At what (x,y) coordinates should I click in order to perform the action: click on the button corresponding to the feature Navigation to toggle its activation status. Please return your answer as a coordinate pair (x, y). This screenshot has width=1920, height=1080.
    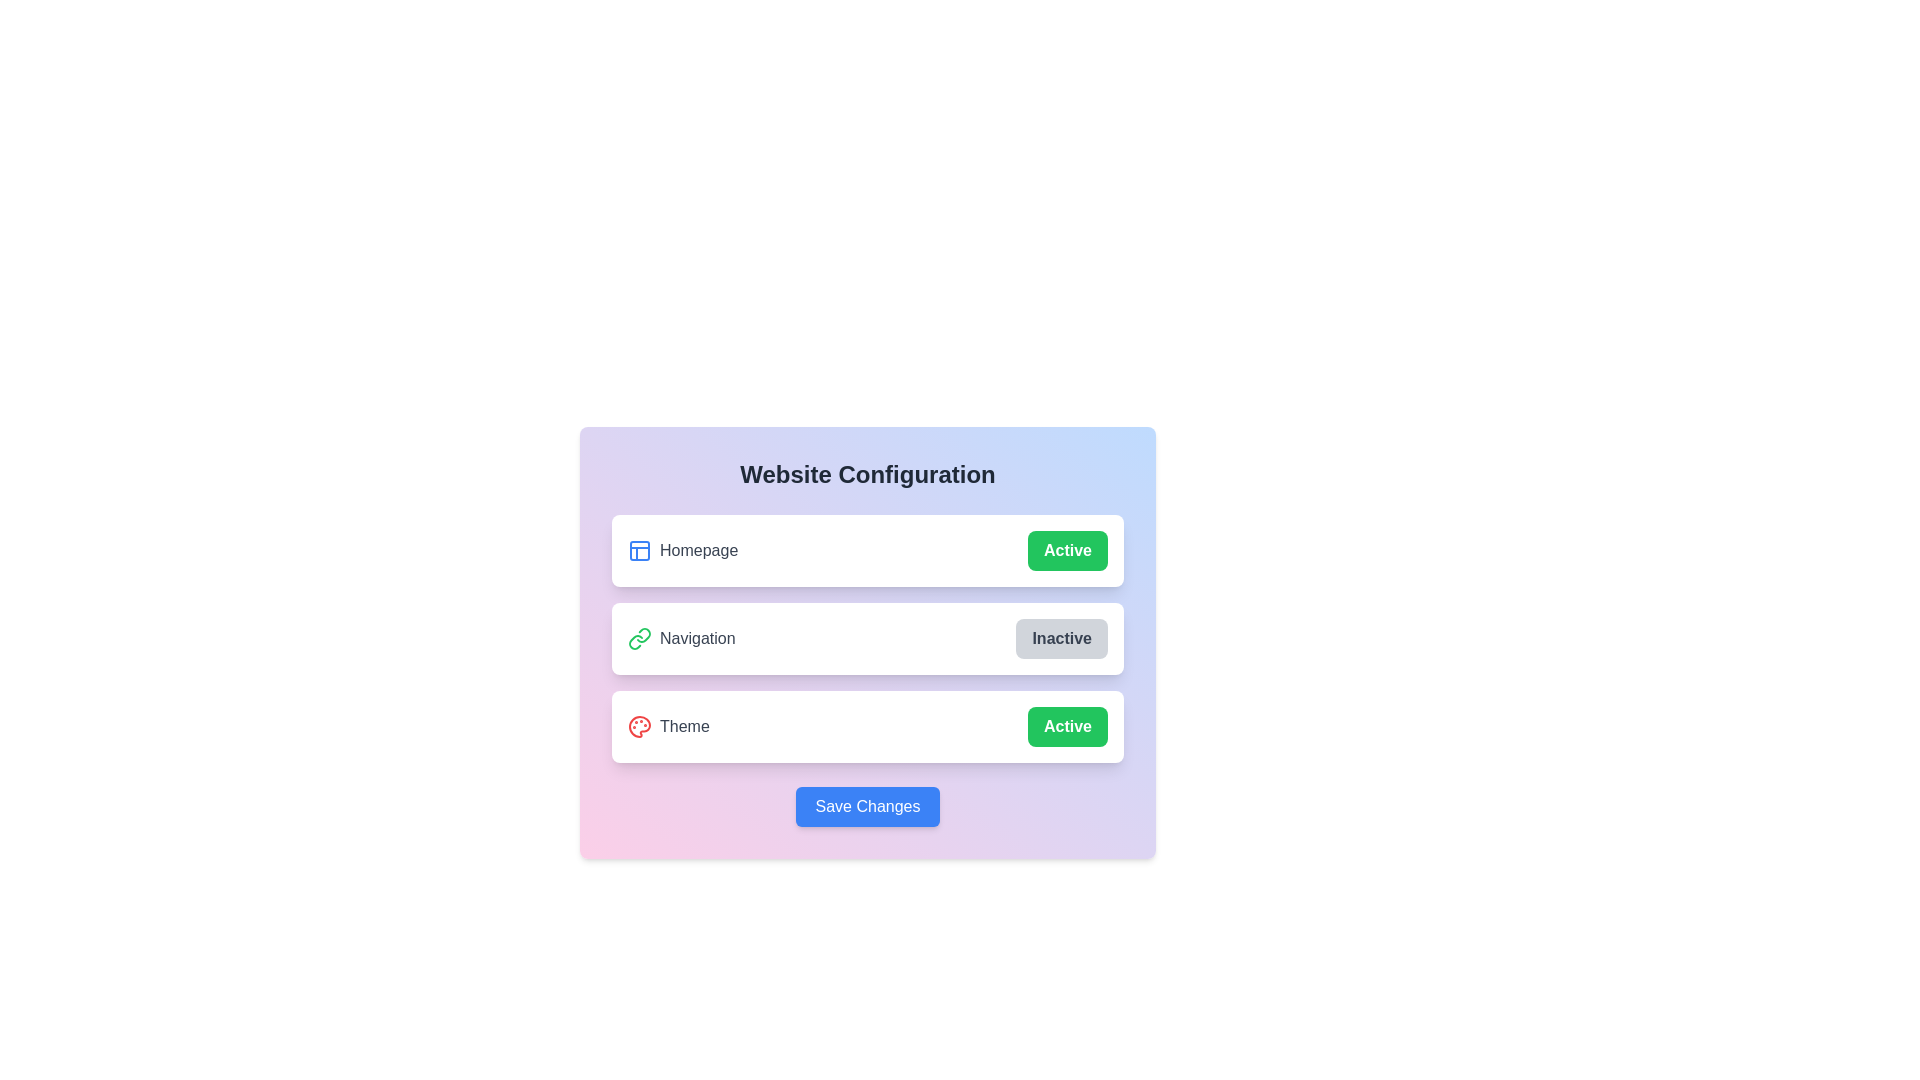
    Looking at the image, I should click on (1061, 639).